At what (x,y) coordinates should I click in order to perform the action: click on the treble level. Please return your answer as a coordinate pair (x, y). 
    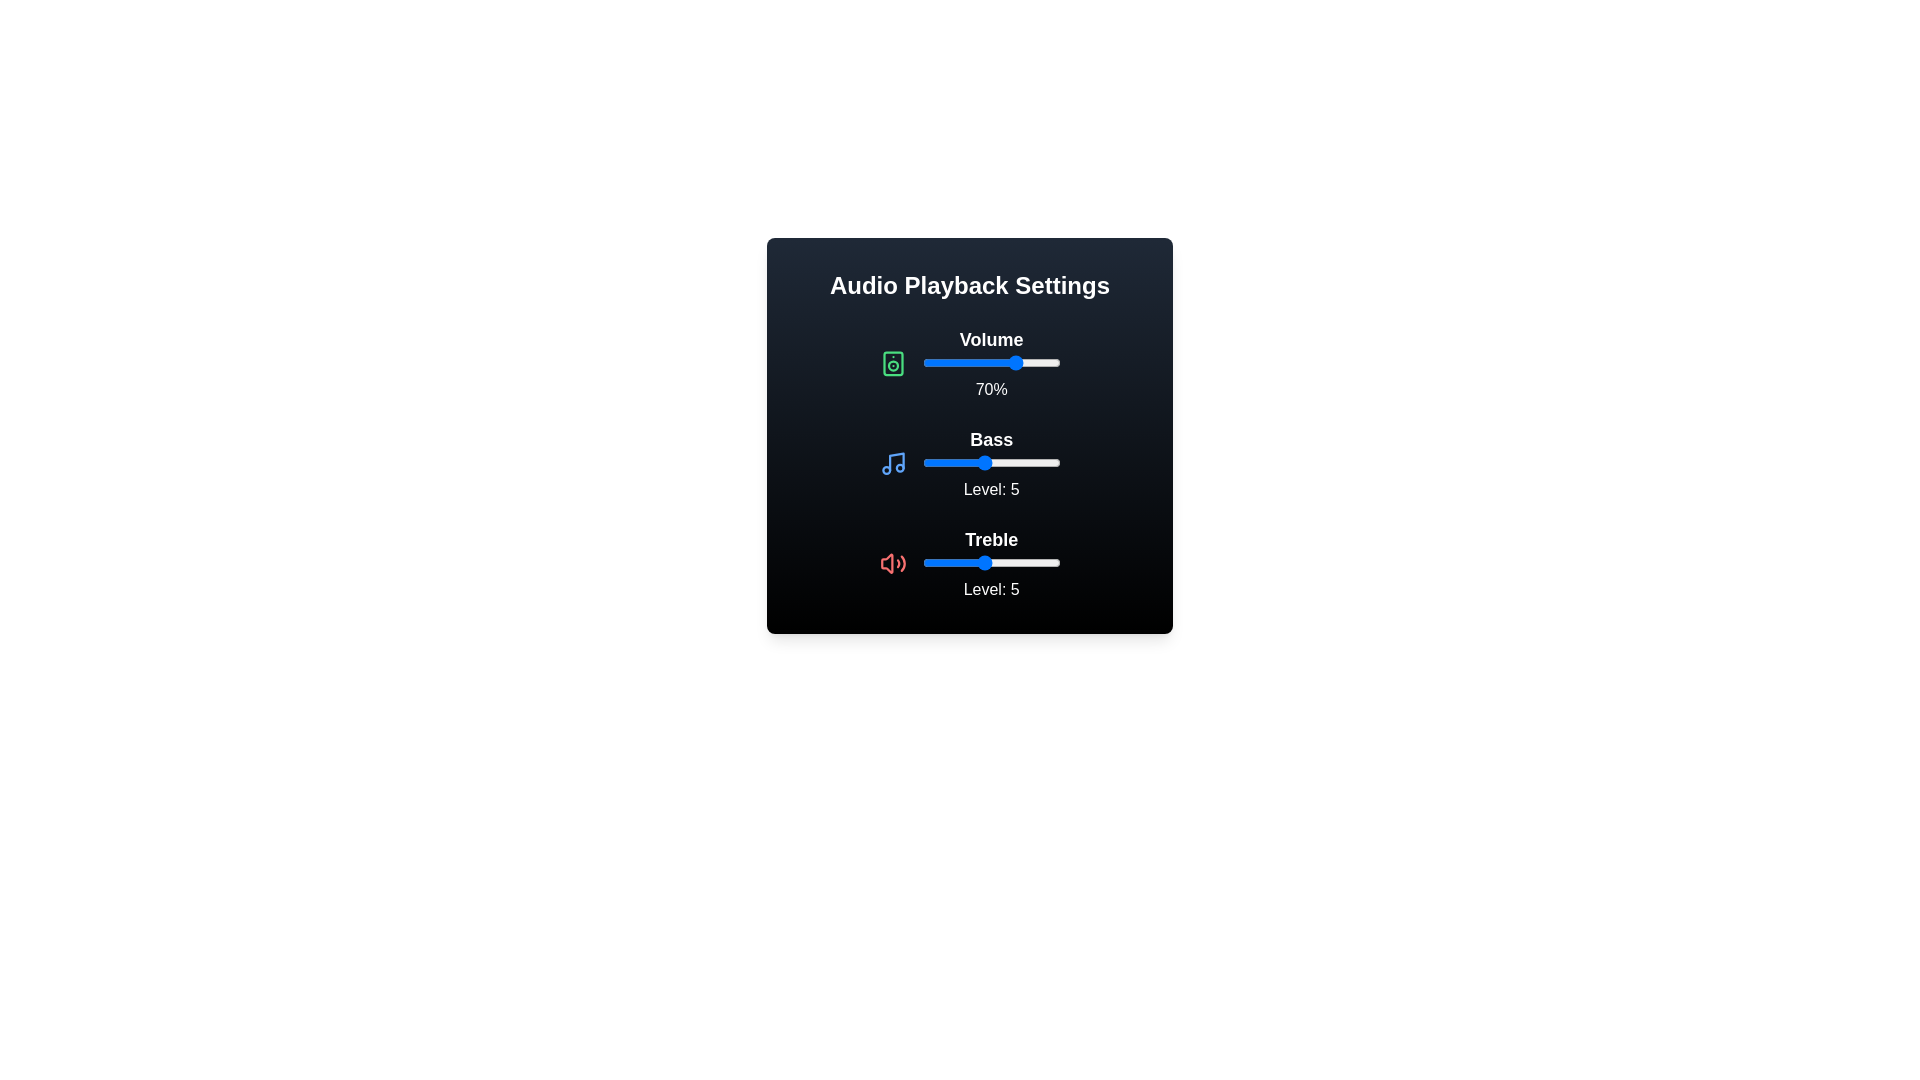
    Looking at the image, I should click on (983, 563).